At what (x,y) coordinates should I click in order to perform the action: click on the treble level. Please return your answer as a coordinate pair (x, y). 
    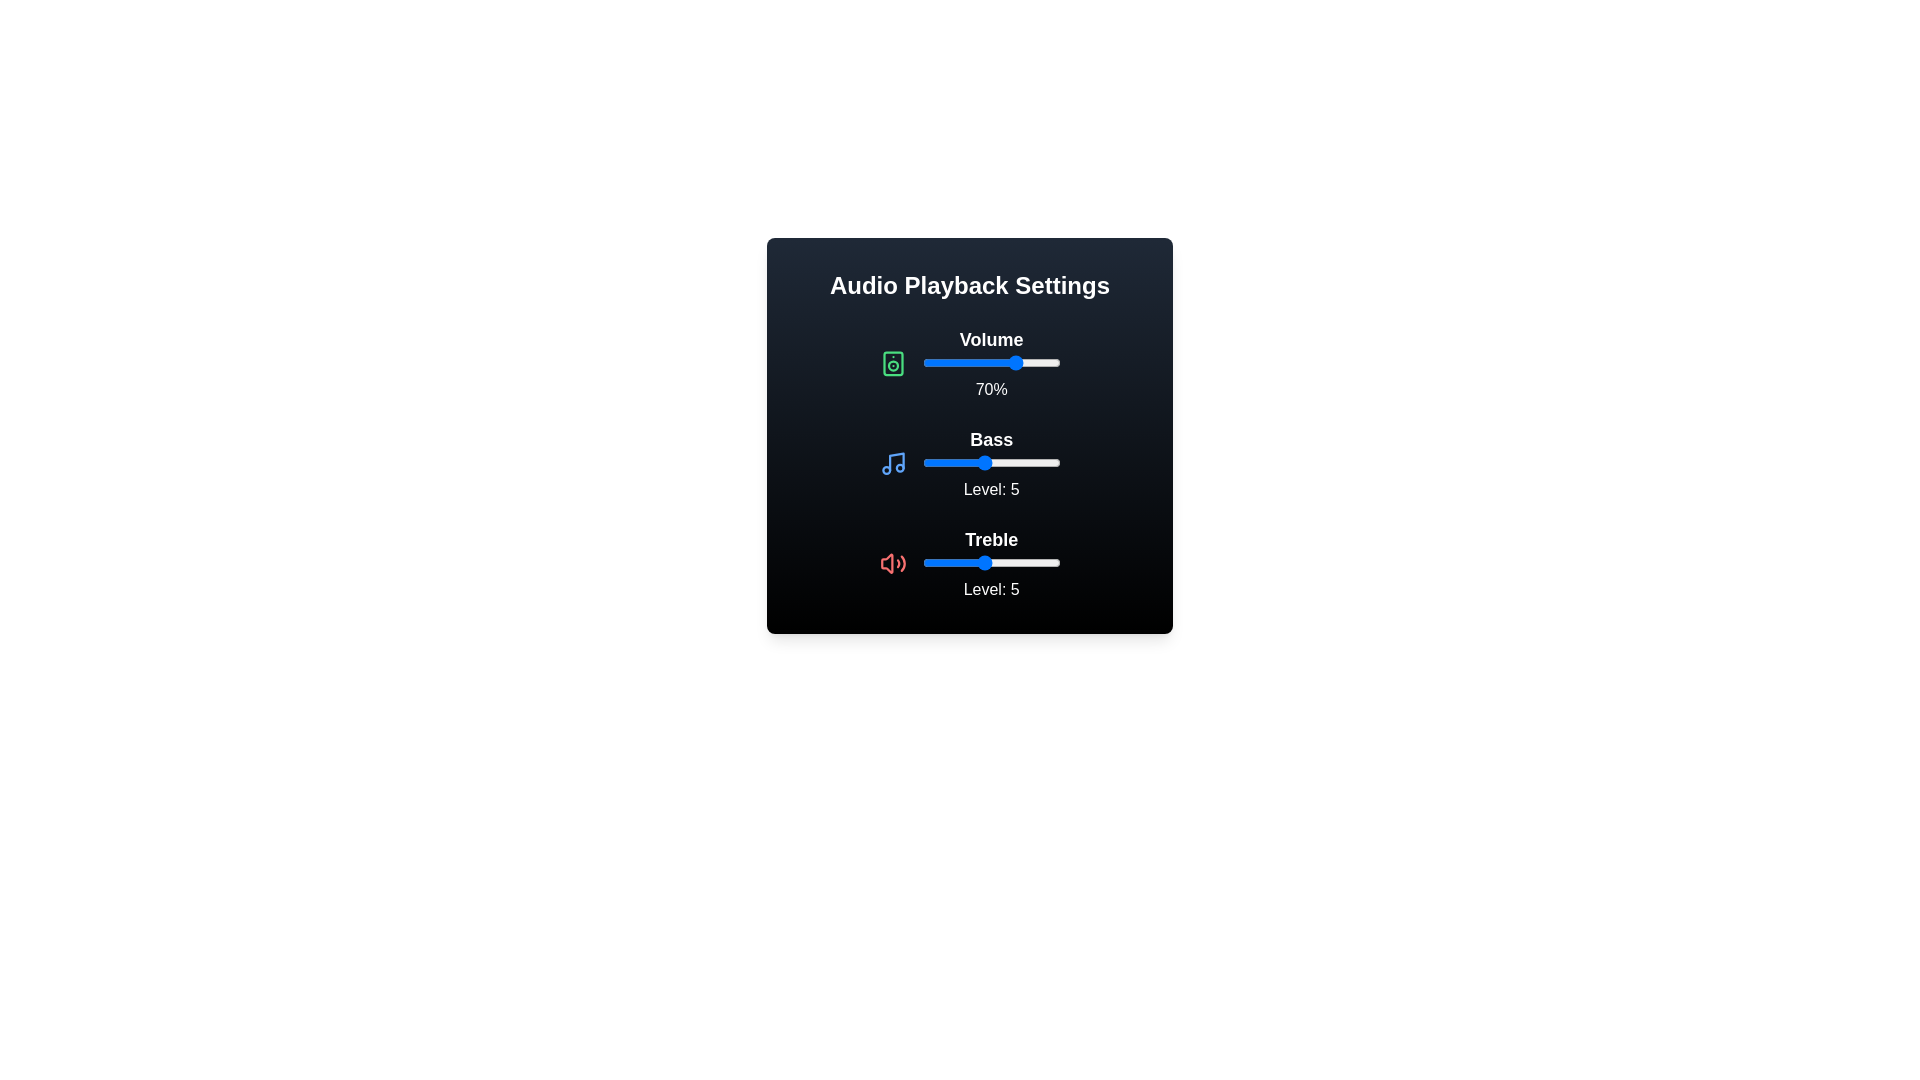
    Looking at the image, I should click on (983, 563).